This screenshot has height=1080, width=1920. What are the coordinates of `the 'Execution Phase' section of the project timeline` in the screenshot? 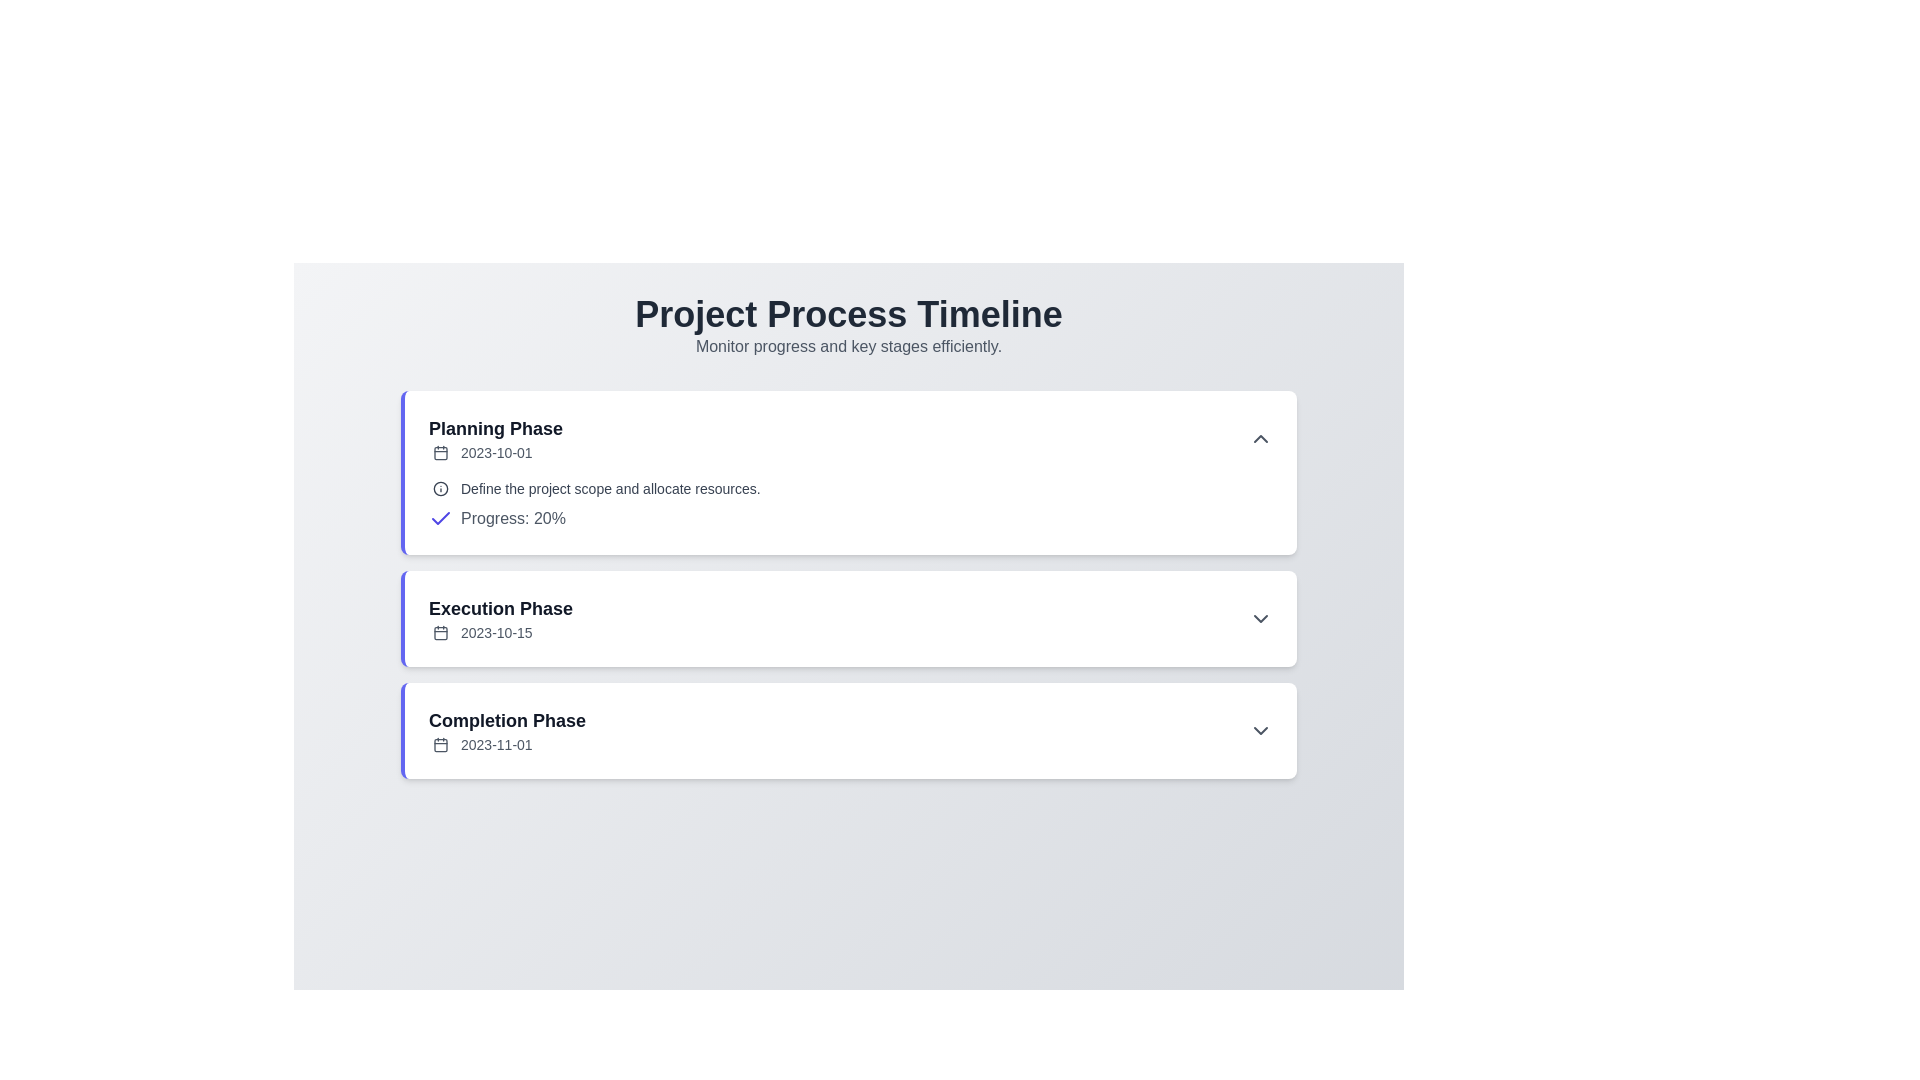 It's located at (849, 585).